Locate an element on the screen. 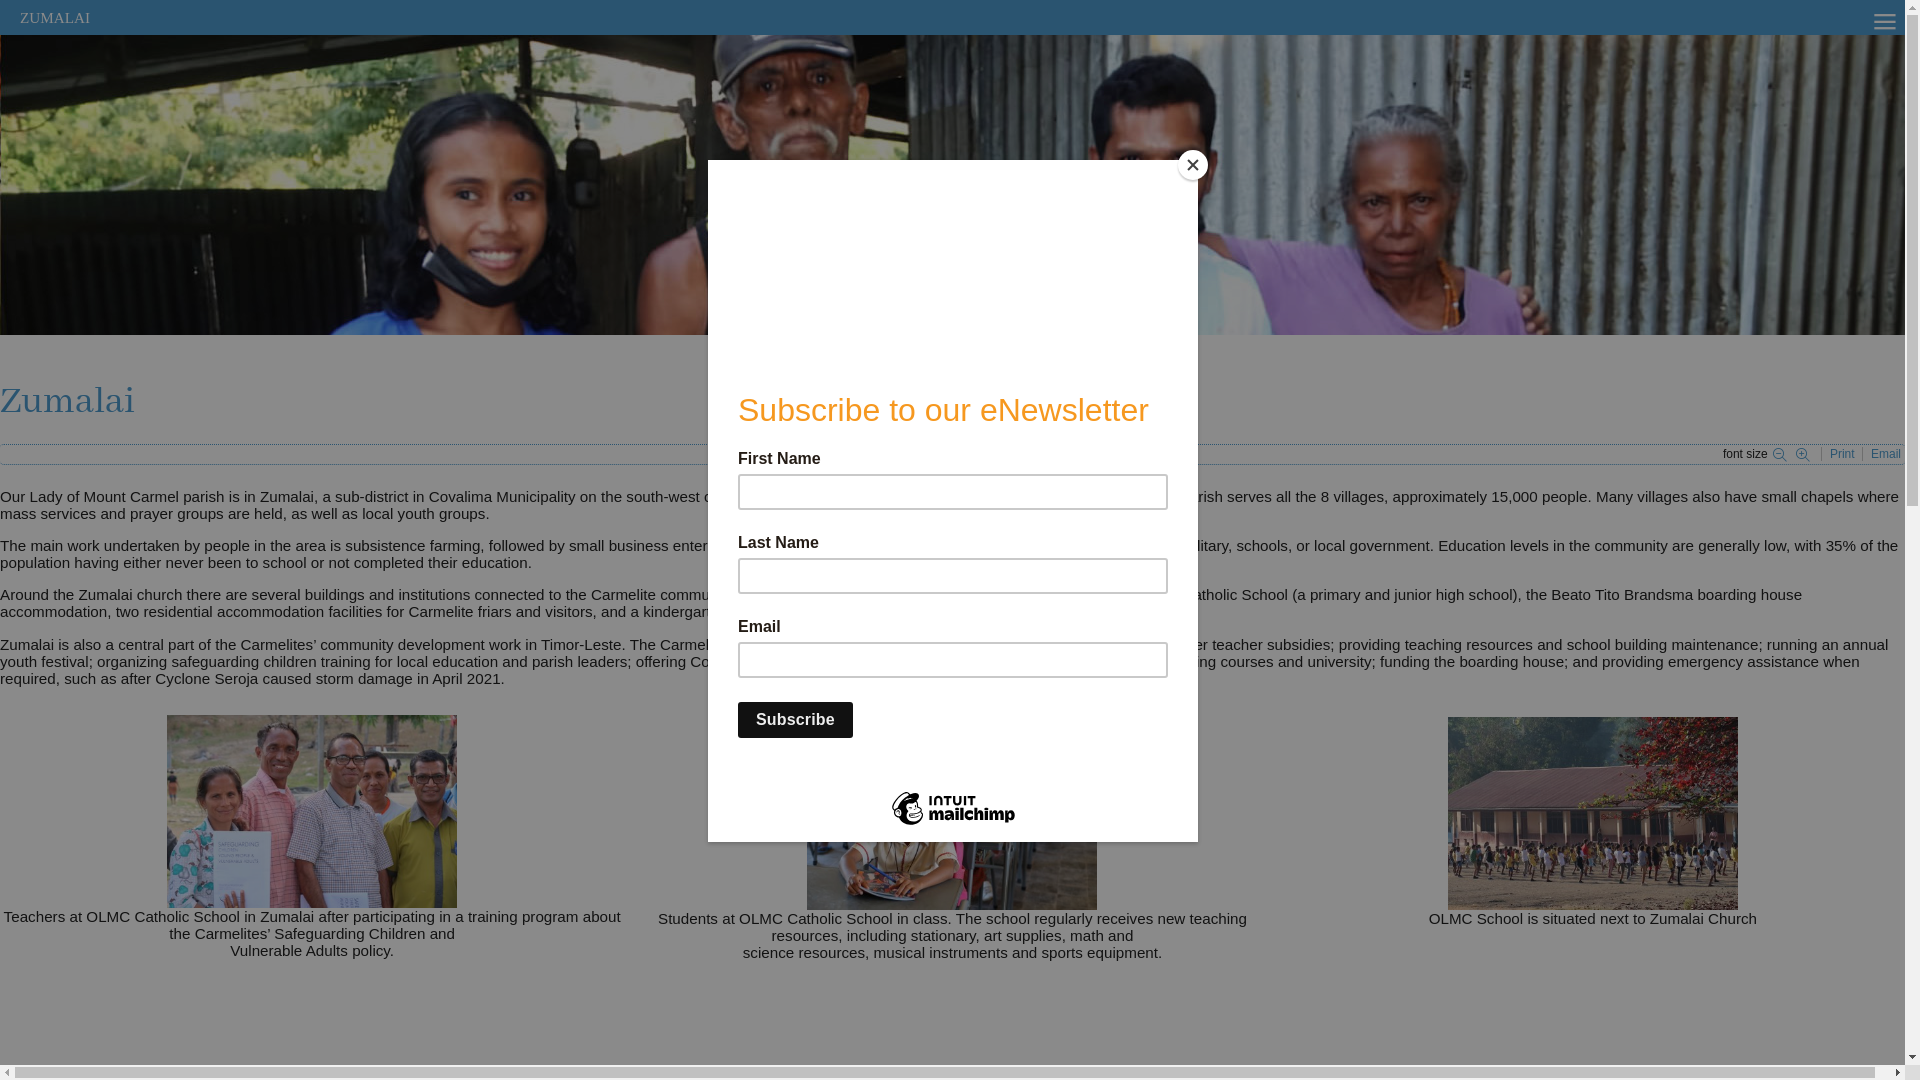 The height and width of the screenshot is (1080, 1920). 'Email' is located at coordinates (1885, 454).